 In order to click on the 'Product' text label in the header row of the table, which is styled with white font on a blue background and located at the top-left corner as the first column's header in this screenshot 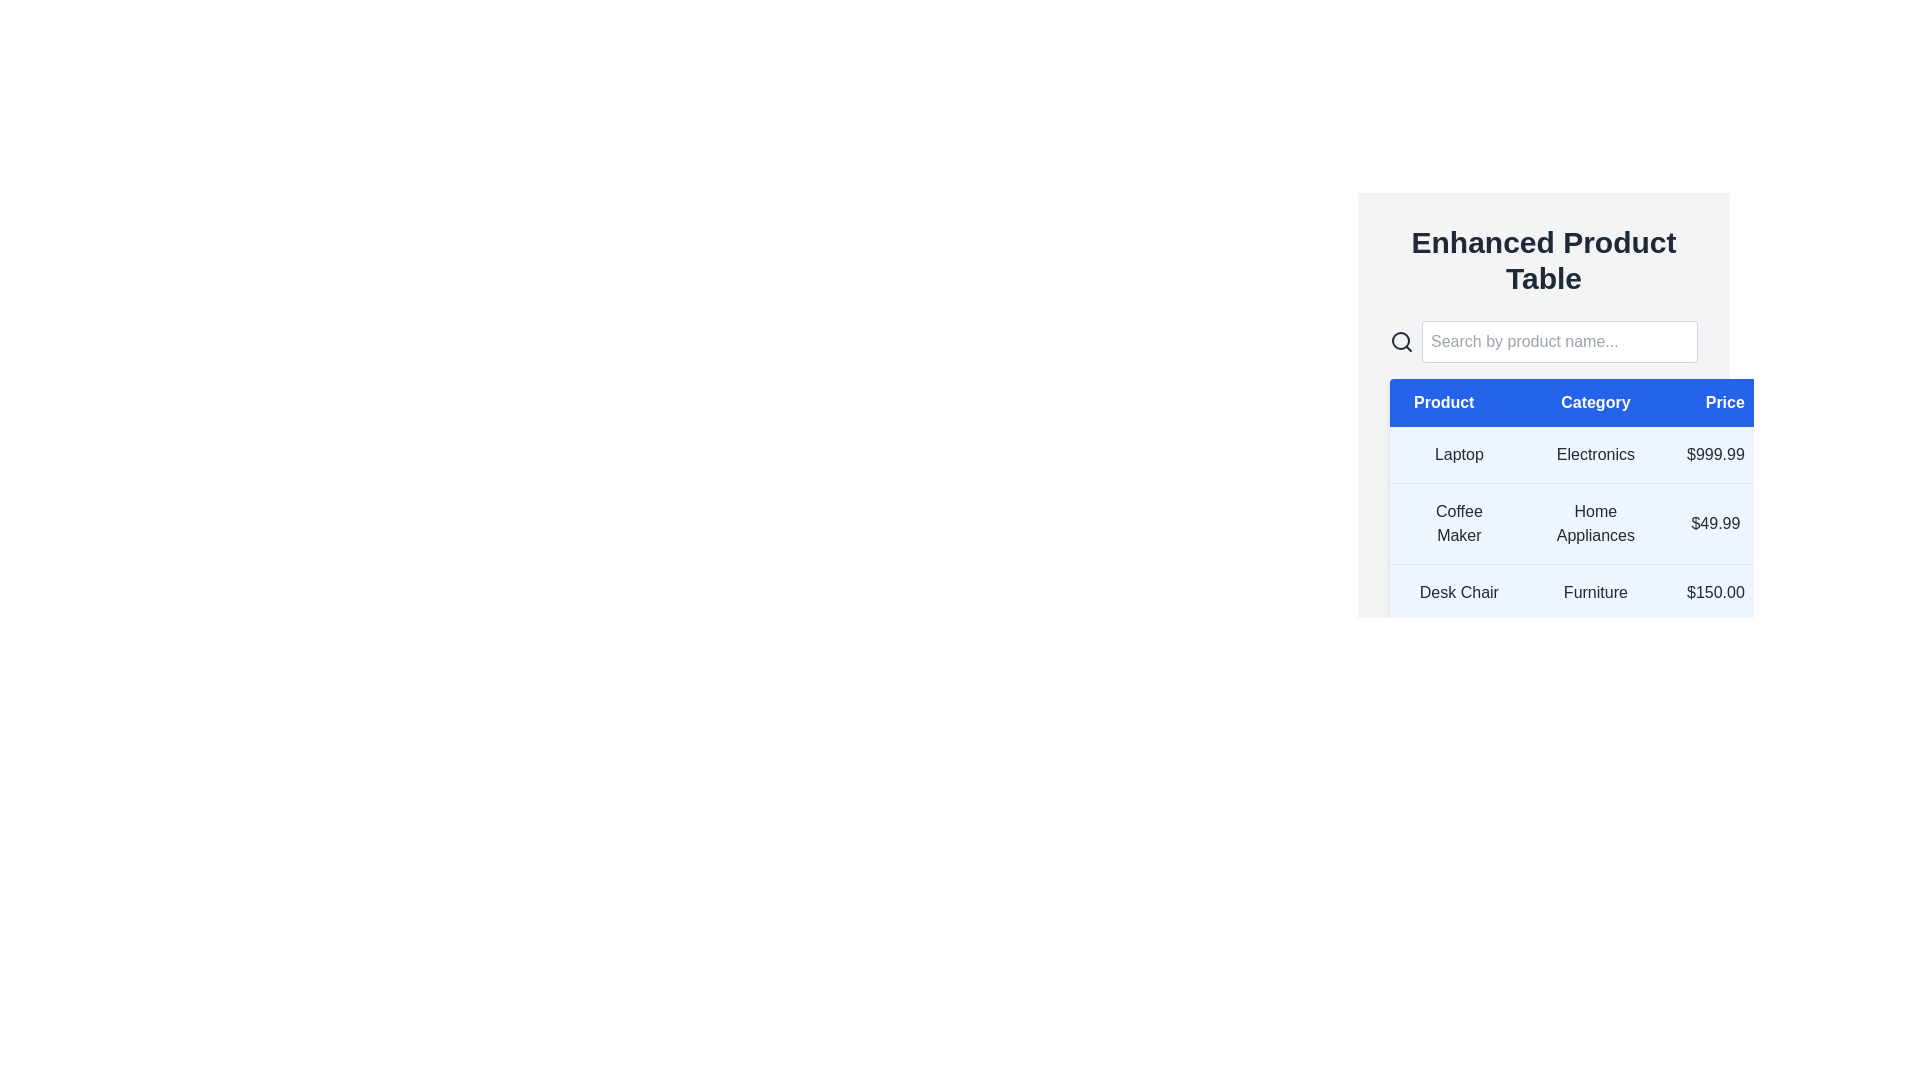, I will do `click(1459, 402)`.